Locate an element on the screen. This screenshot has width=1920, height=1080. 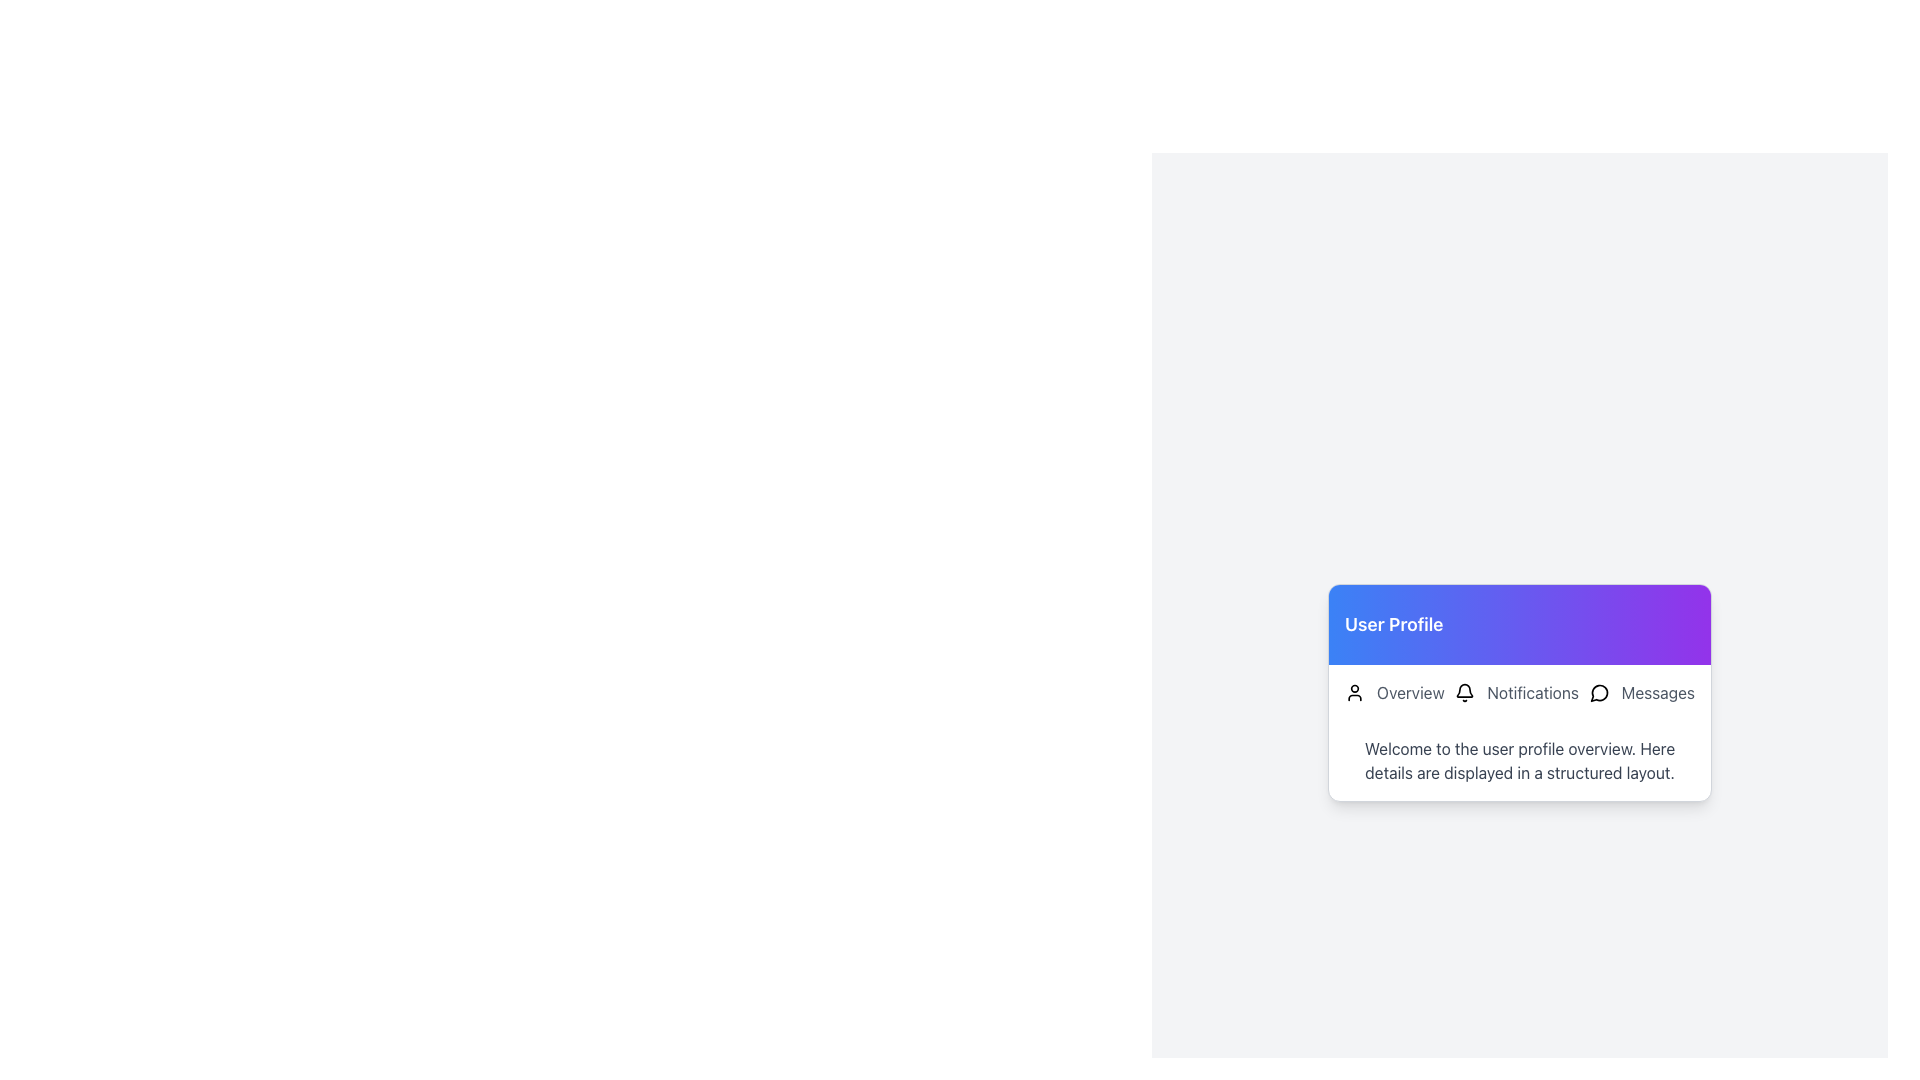
the speech bubble icon, which is a circular icon resembling a chat symbol, located in the bottom-right section of the interface near the 'Messages' label is located at coordinates (1598, 692).